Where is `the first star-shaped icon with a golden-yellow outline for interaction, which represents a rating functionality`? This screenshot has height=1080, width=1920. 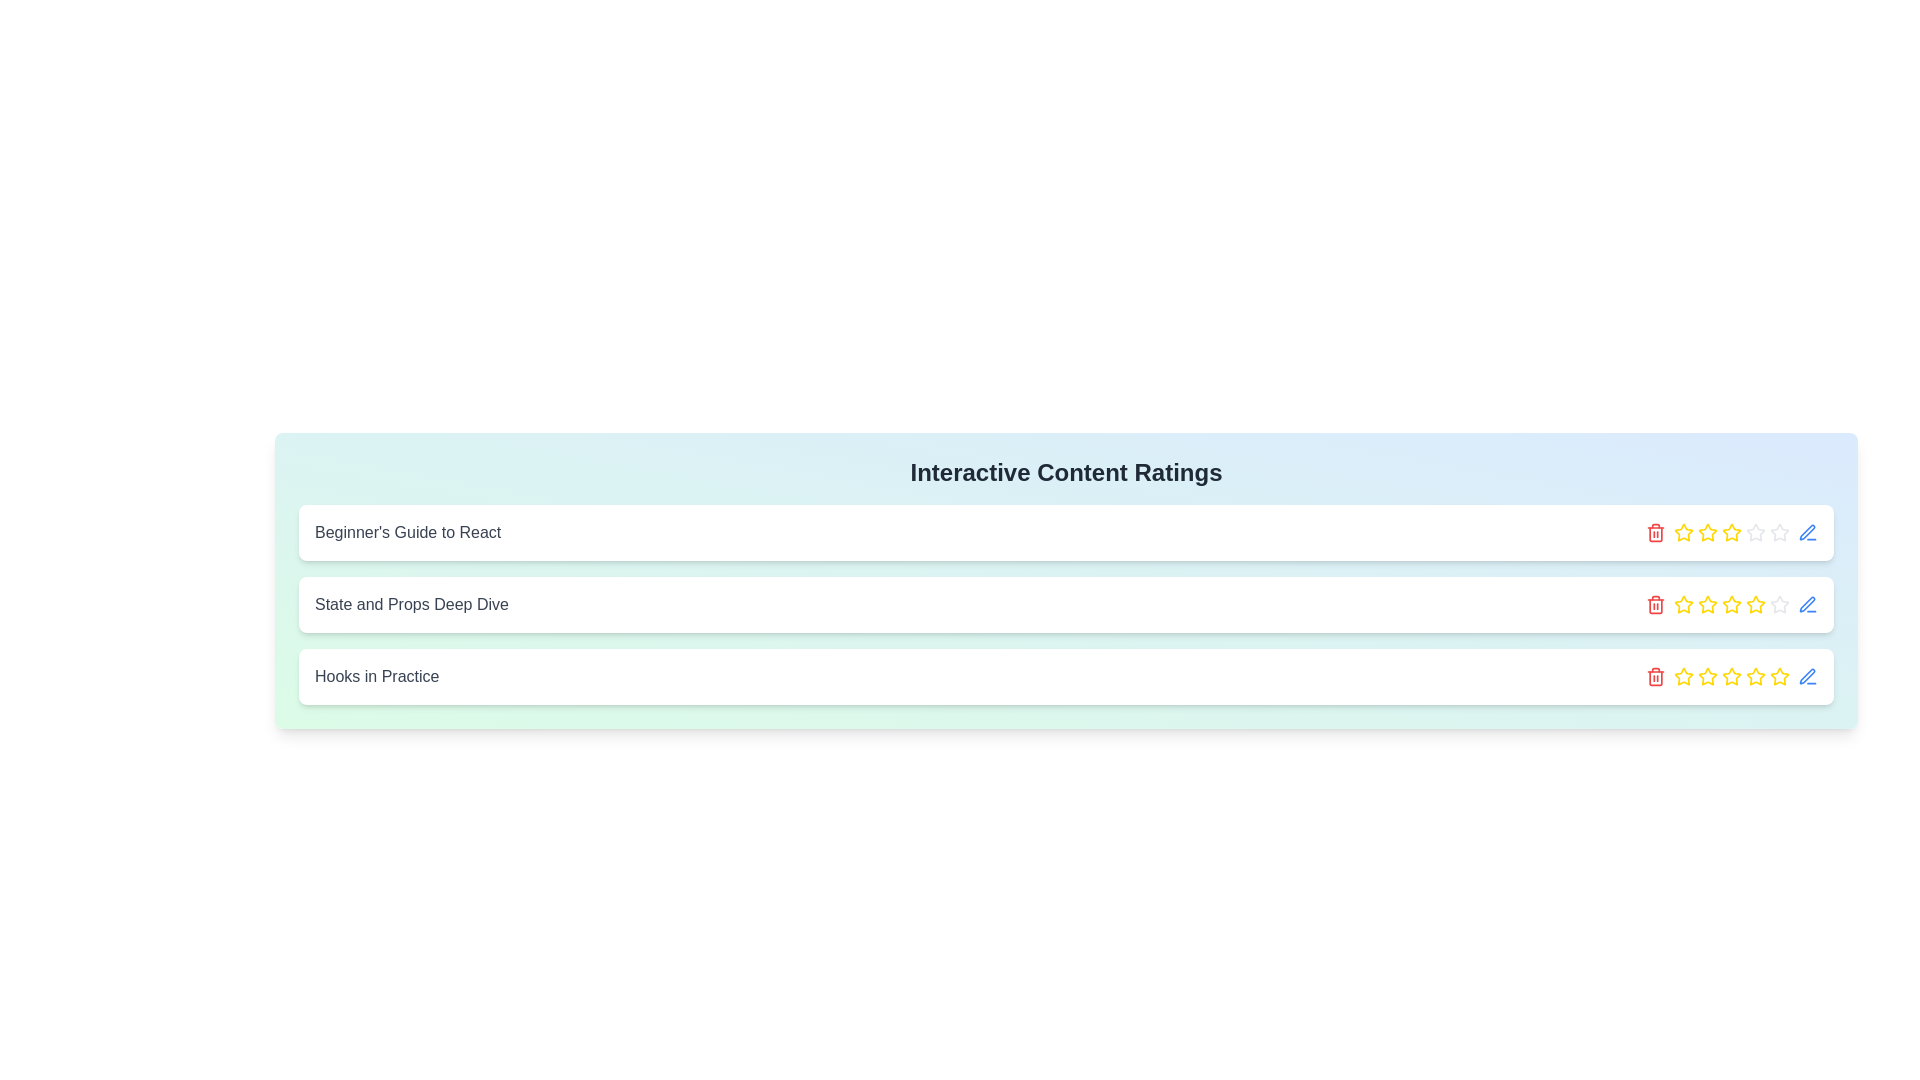
the first star-shaped icon with a golden-yellow outline for interaction, which represents a rating functionality is located at coordinates (1683, 676).